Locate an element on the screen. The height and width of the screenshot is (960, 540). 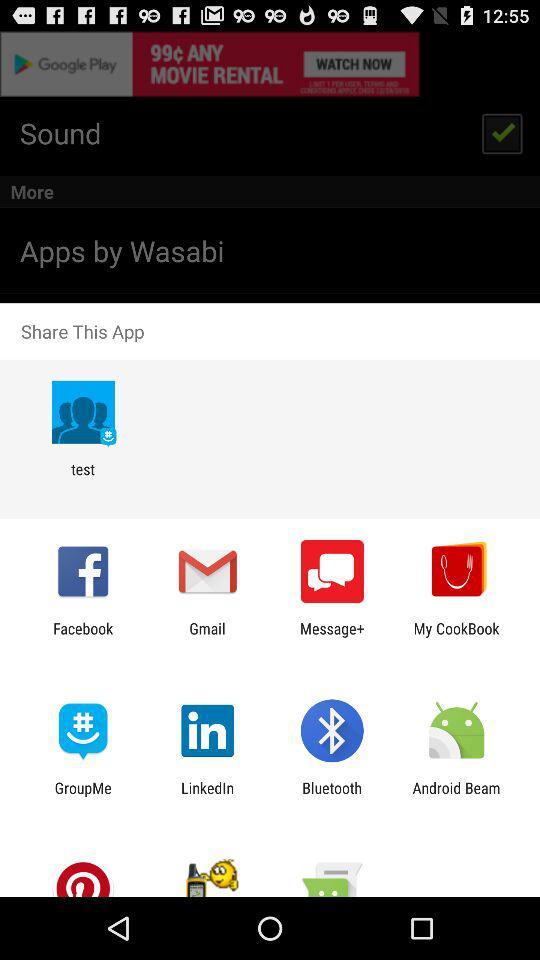
the item to the right of the message+ icon is located at coordinates (456, 636).